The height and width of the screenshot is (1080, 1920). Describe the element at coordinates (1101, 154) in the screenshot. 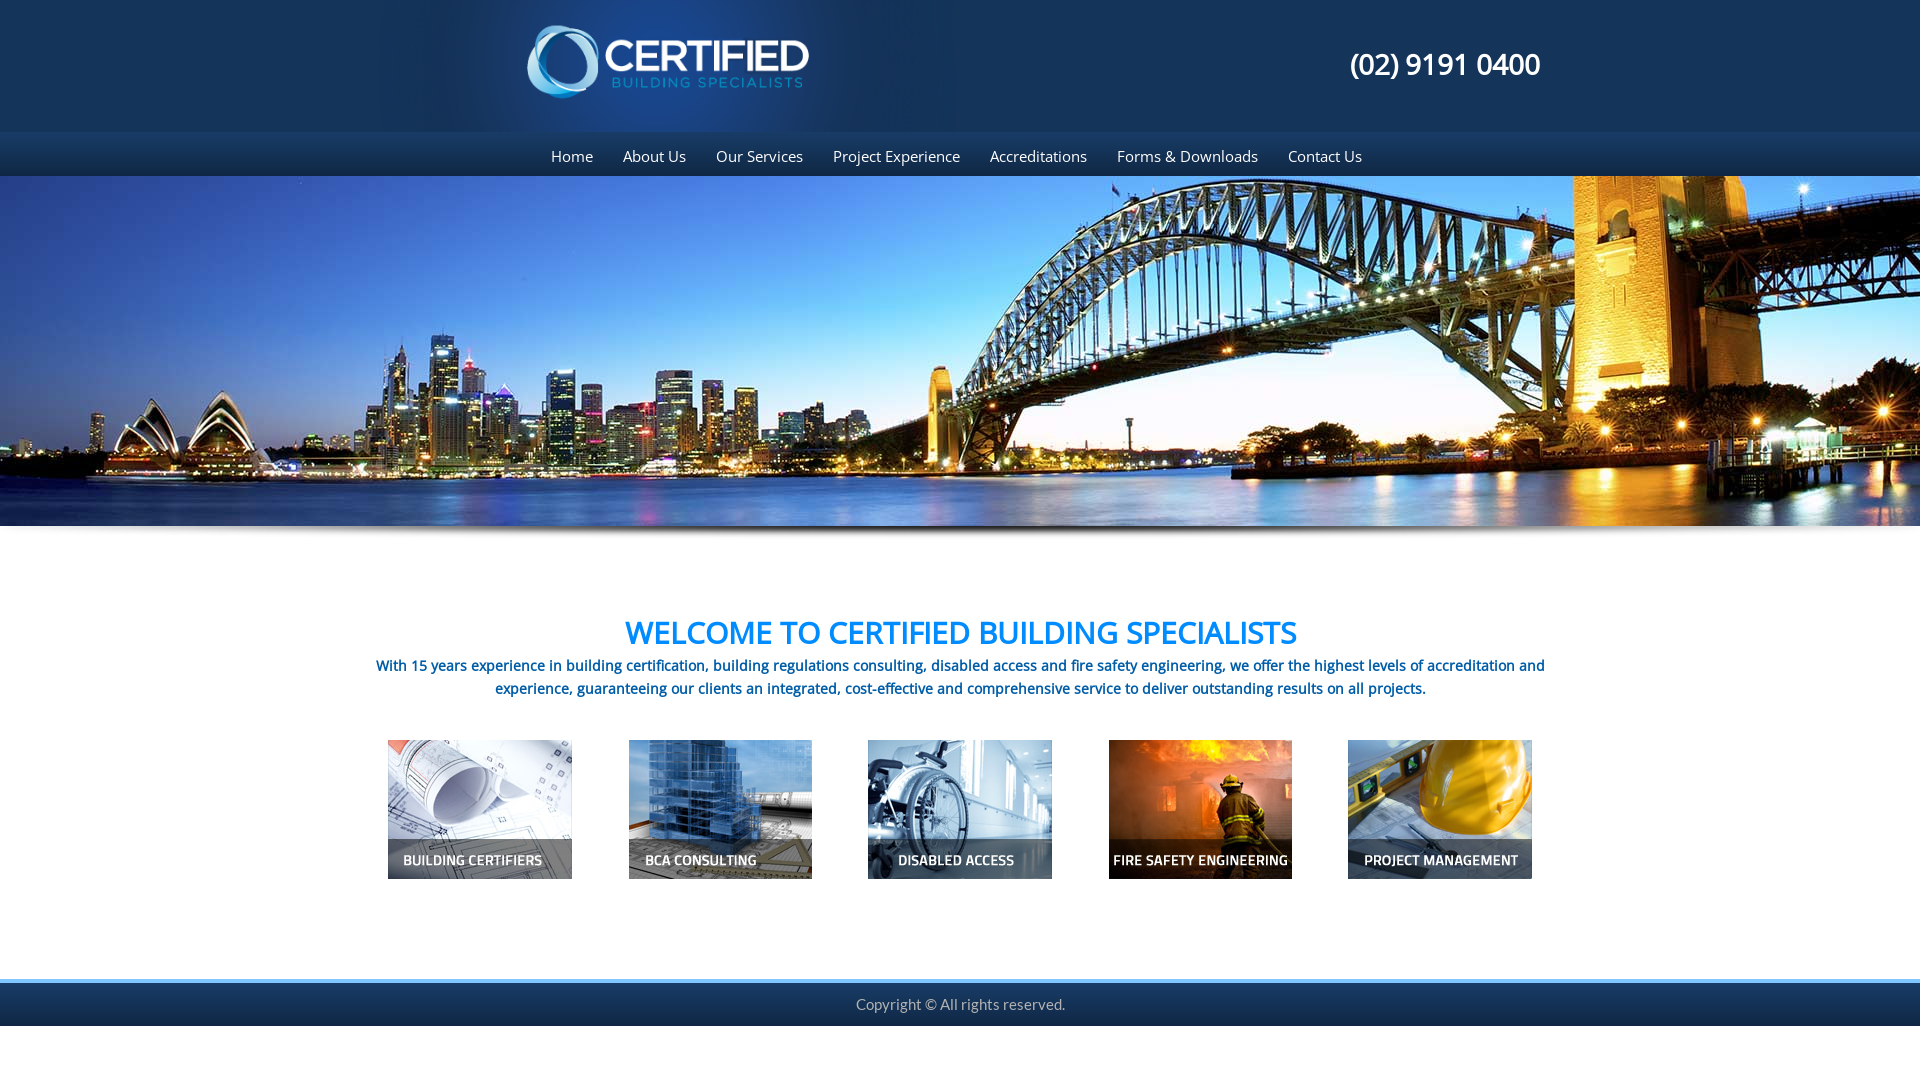

I see `'Forms & Downloads'` at that location.